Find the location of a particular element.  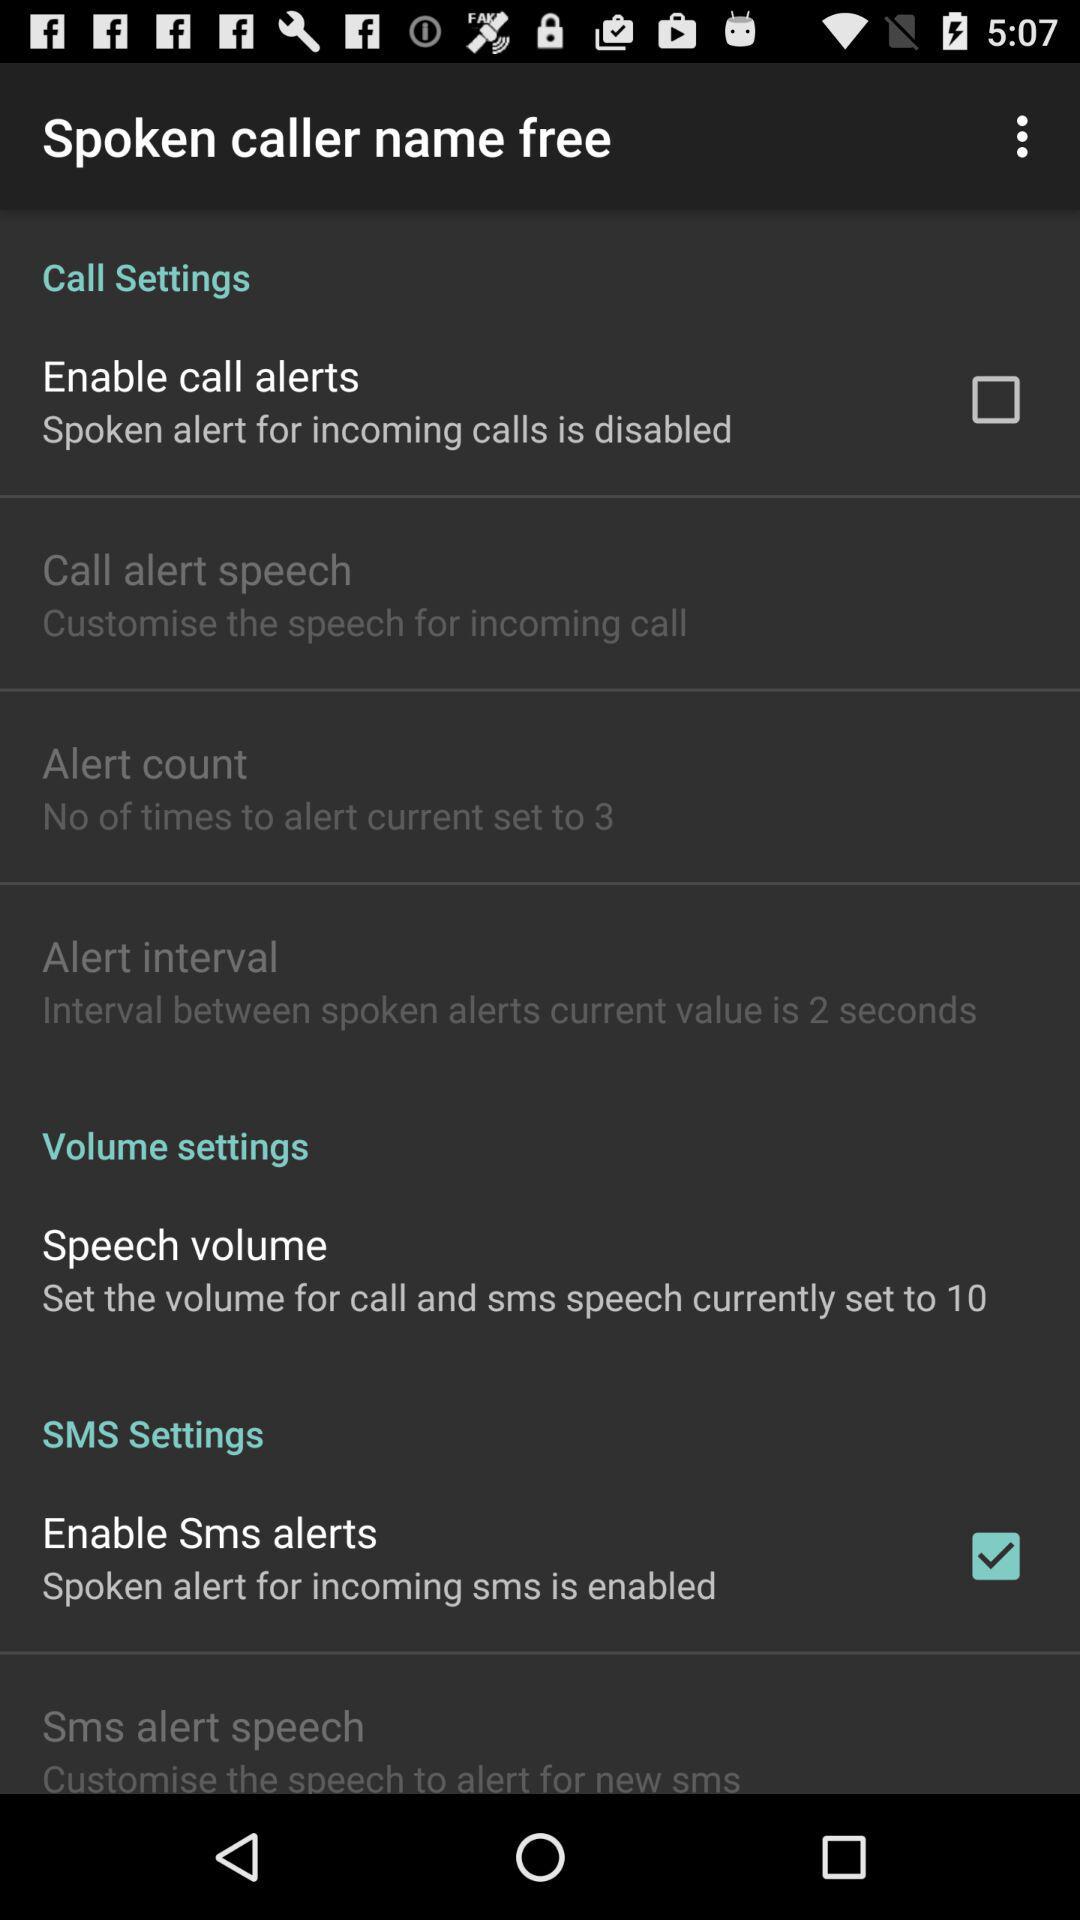

the item to the right of spoken caller name item is located at coordinates (1027, 135).